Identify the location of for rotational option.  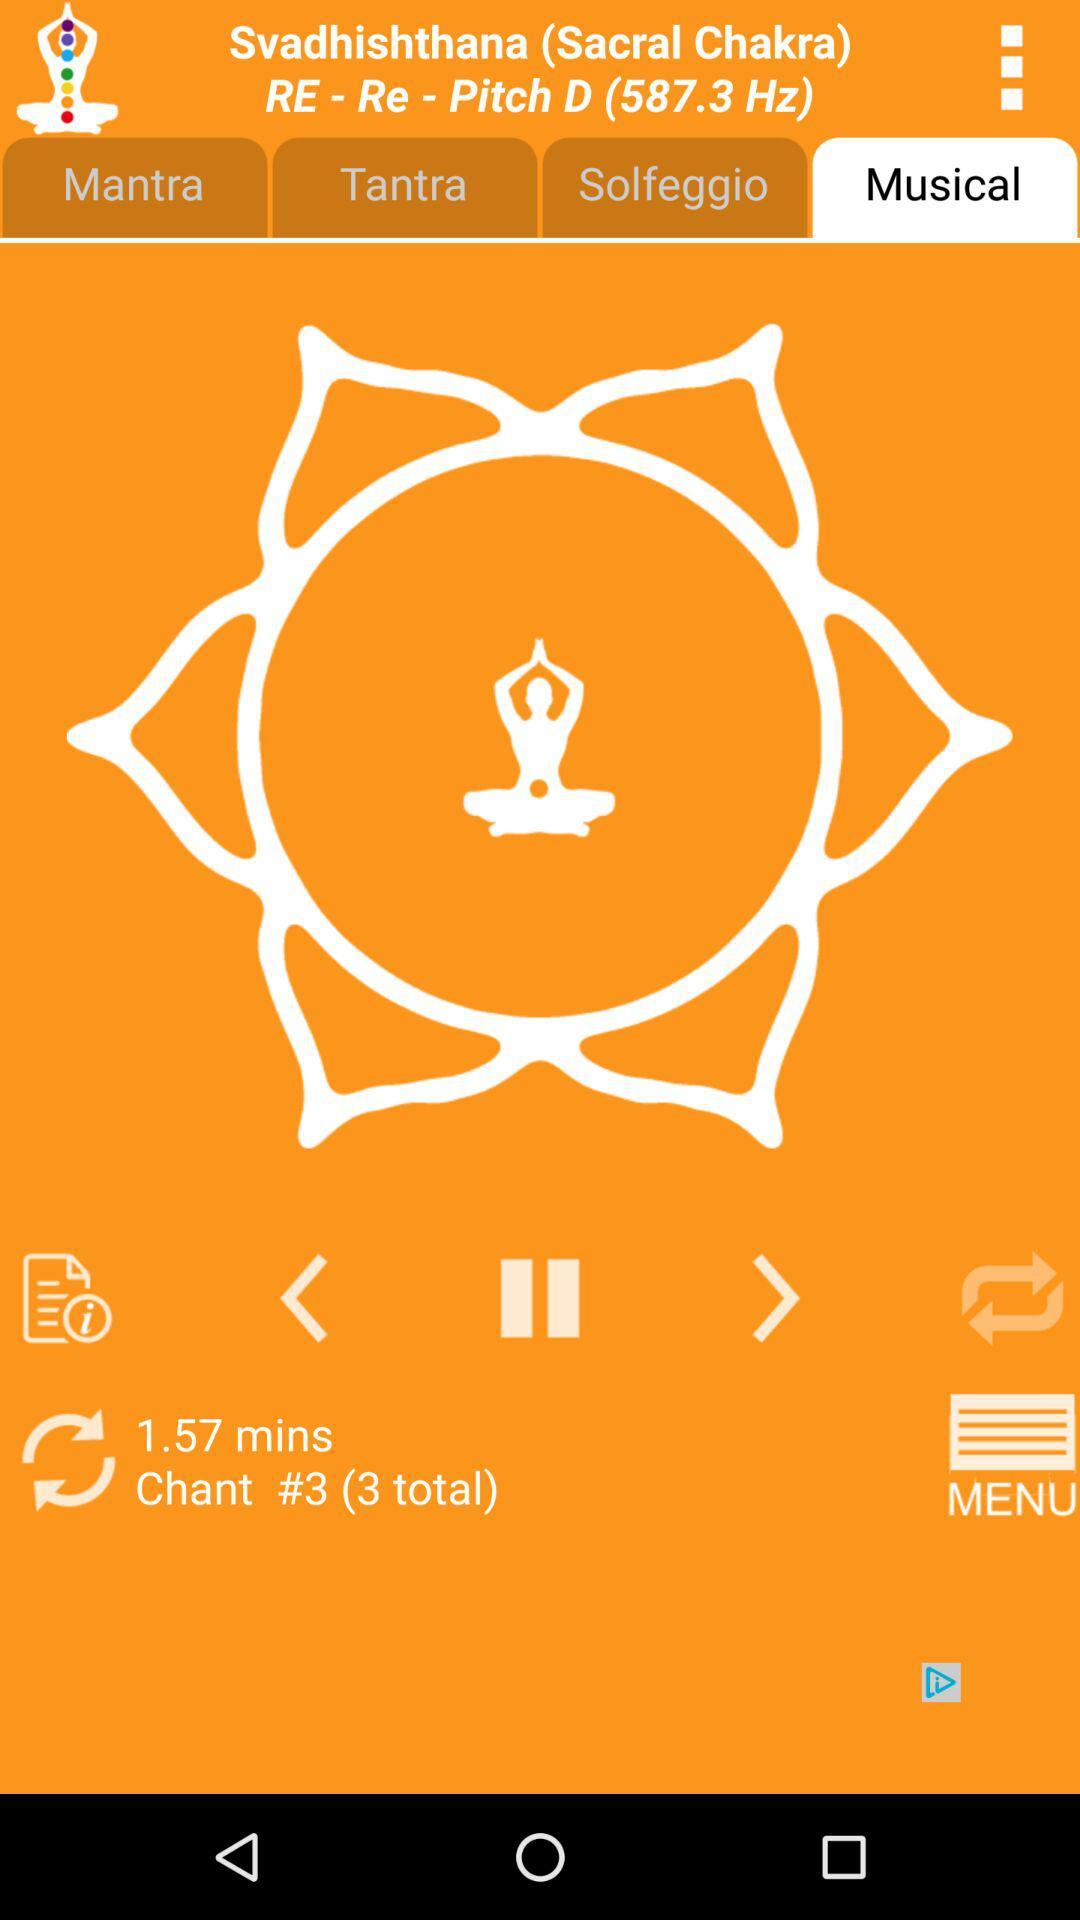
(1012, 1298).